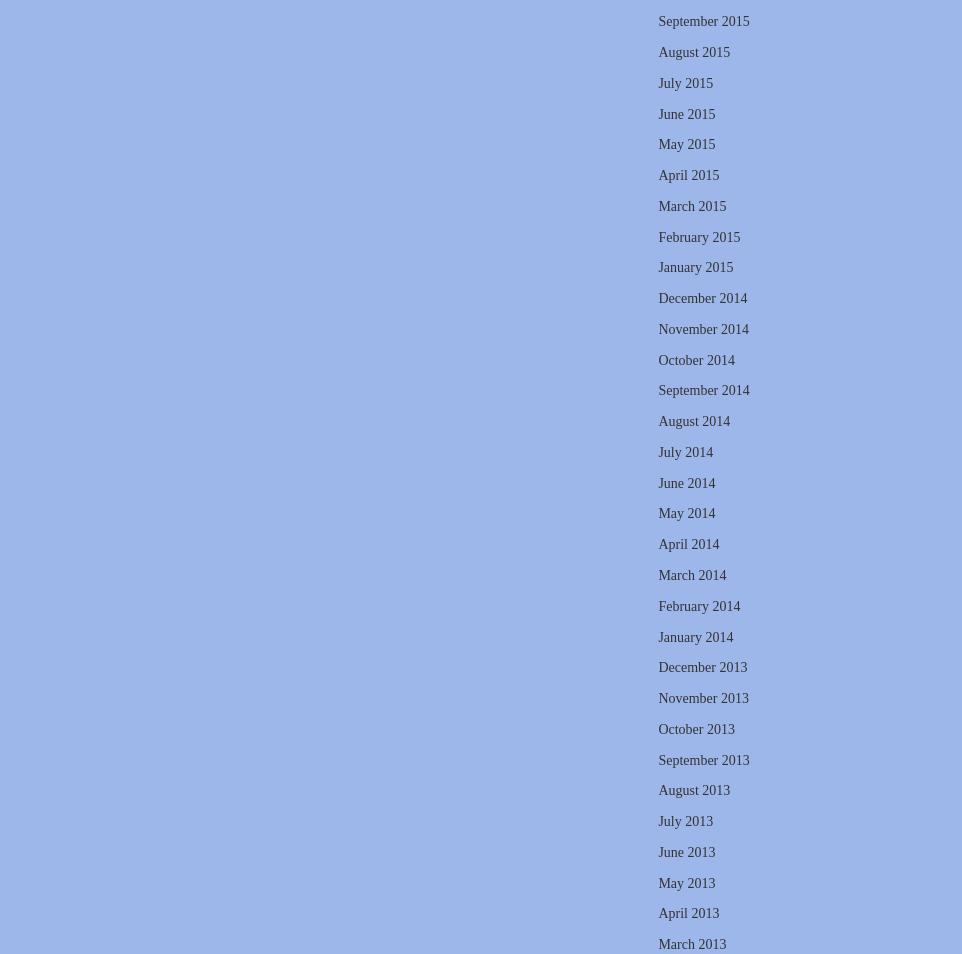 This screenshot has width=962, height=954. Describe the element at coordinates (685, 851) in the screenshot. I see `'June 2013'` at that location.